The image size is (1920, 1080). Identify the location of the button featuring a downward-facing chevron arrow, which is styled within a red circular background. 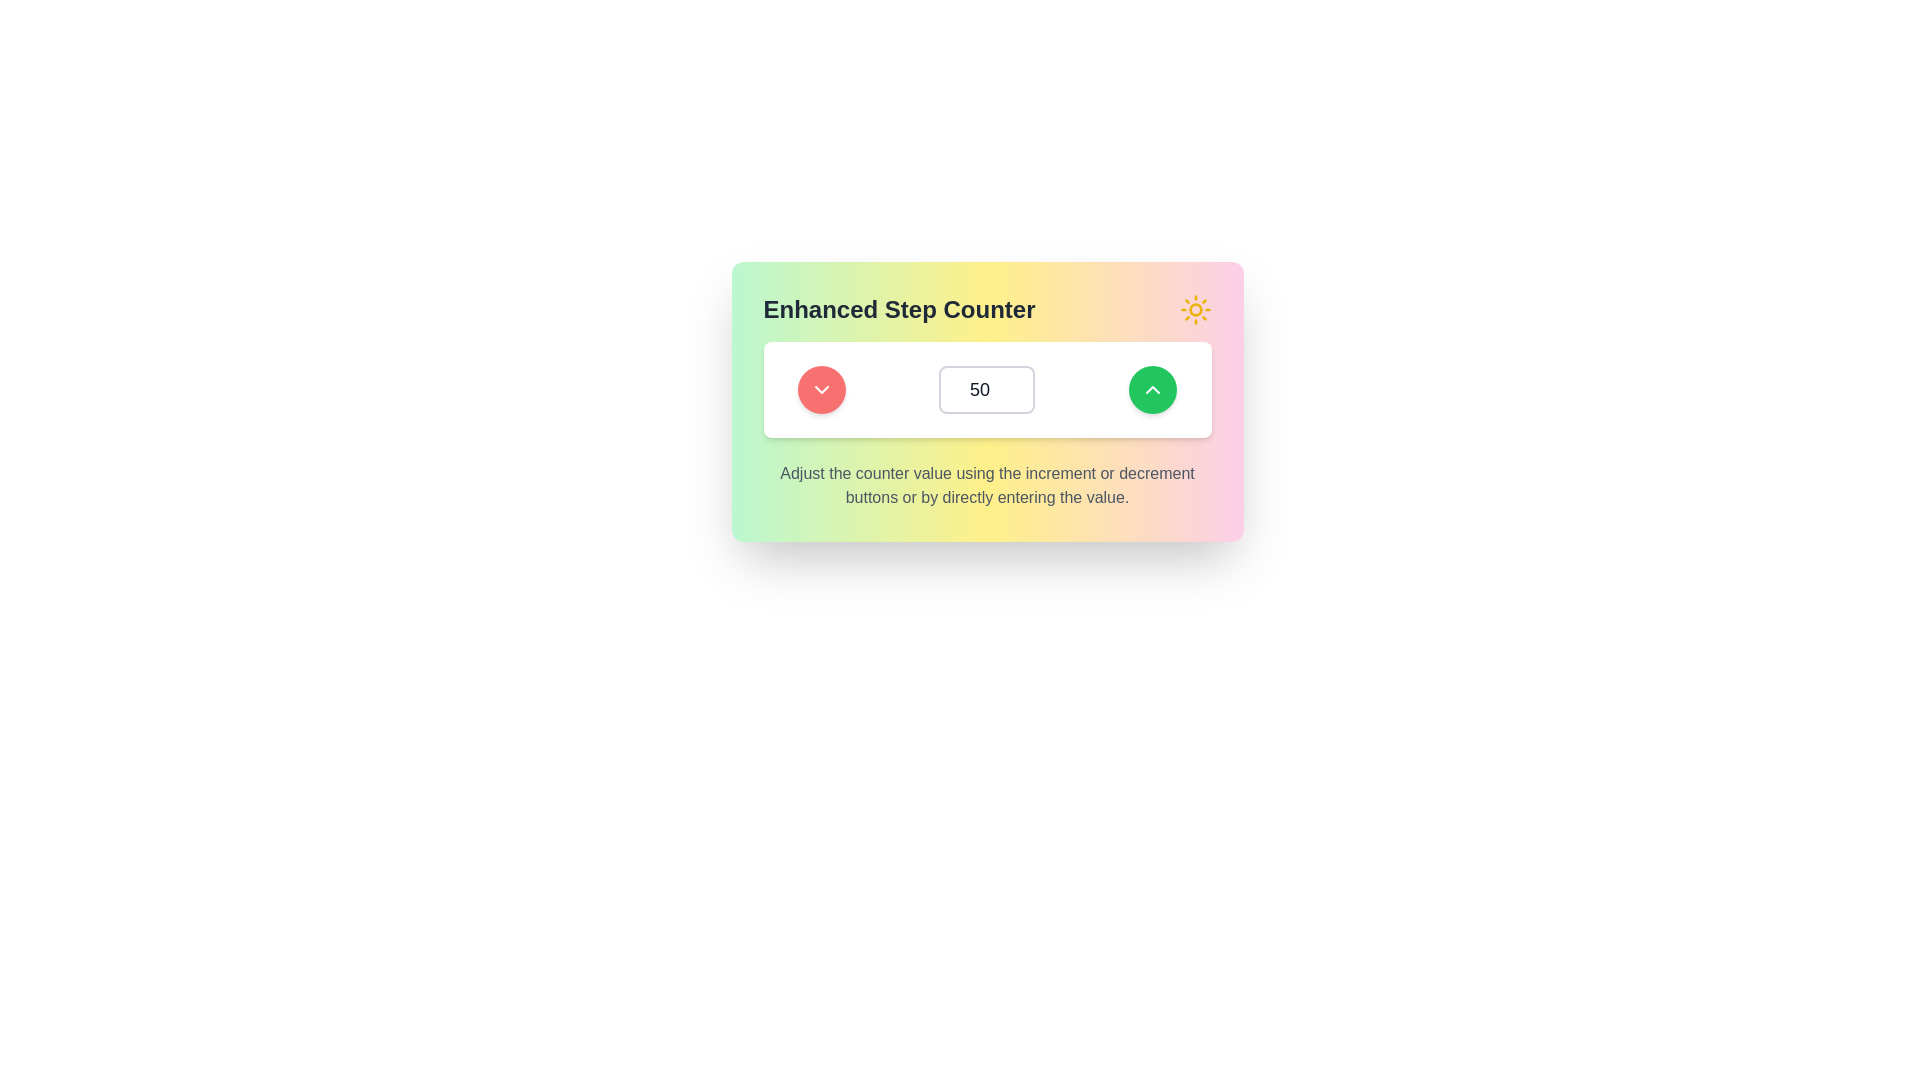
(821, 389).